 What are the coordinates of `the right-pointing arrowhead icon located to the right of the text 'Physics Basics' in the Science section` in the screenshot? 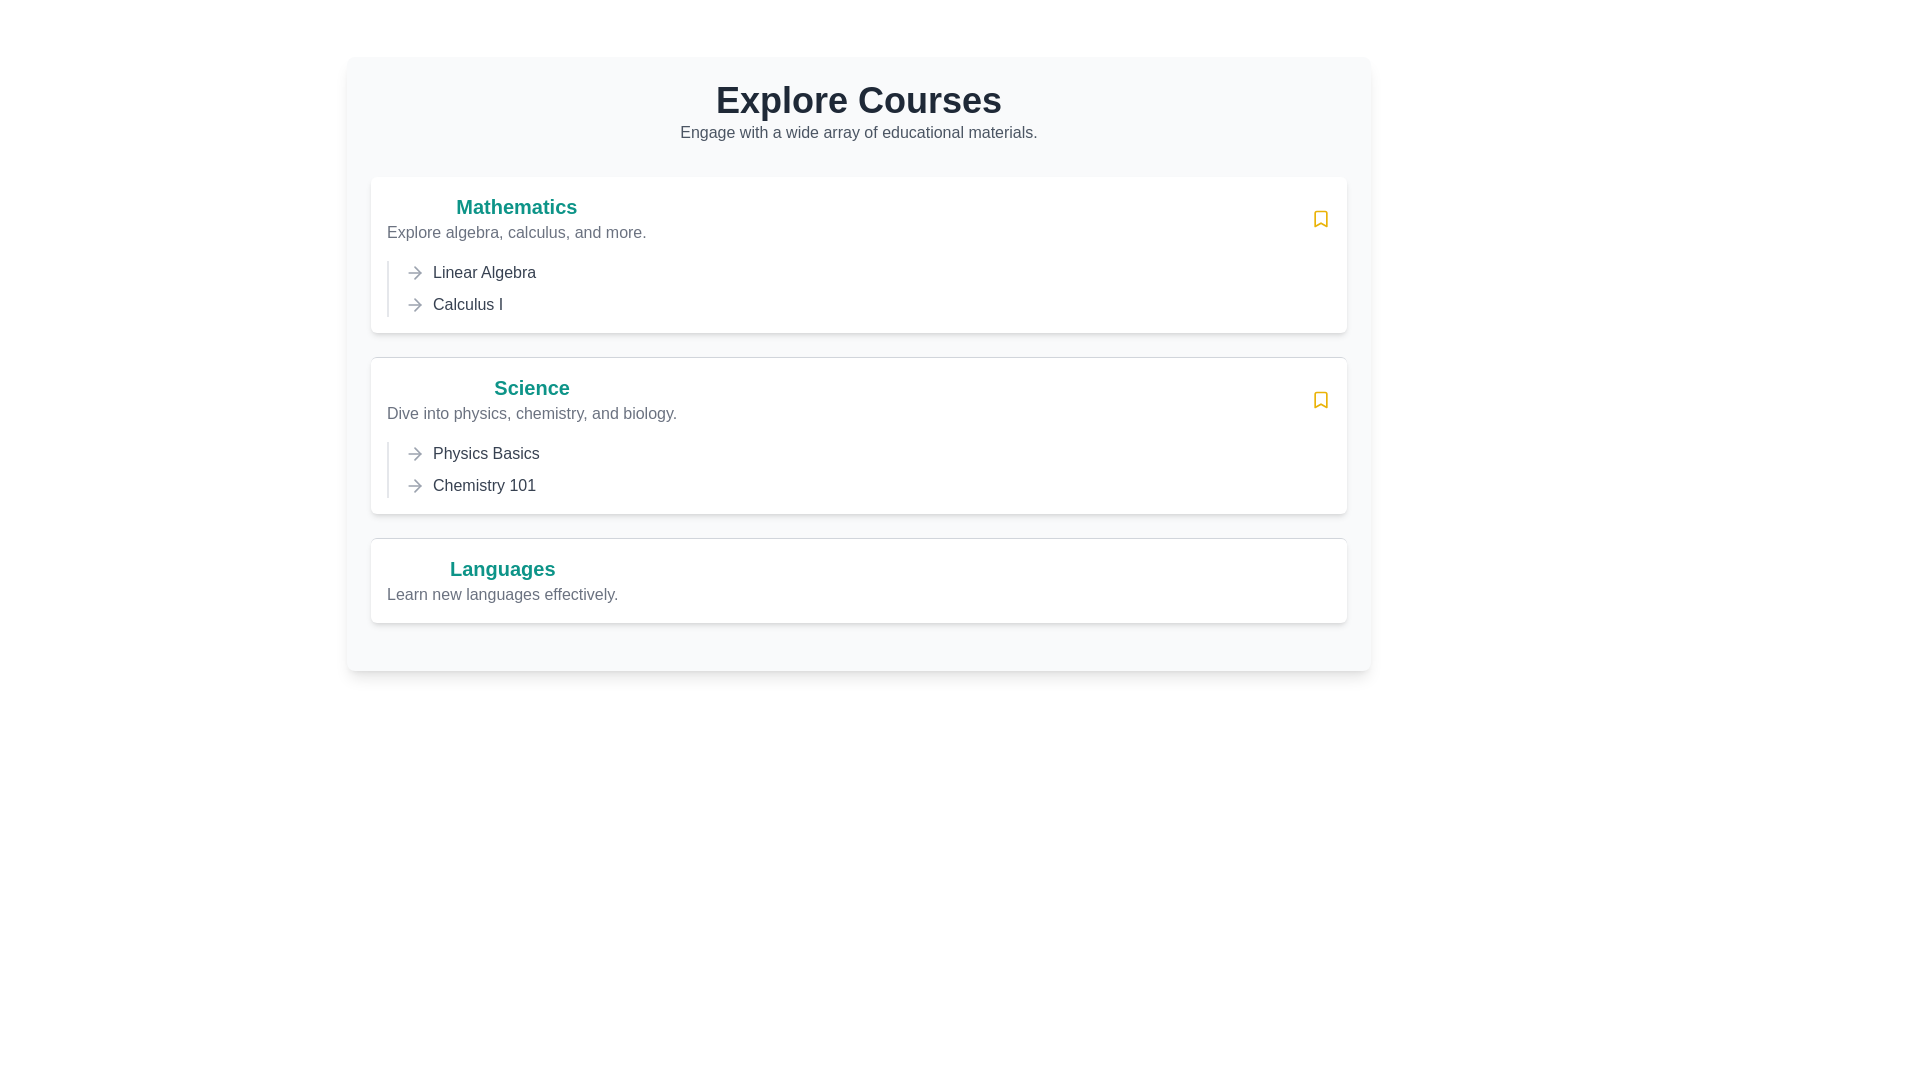 It's located at (416, 454).